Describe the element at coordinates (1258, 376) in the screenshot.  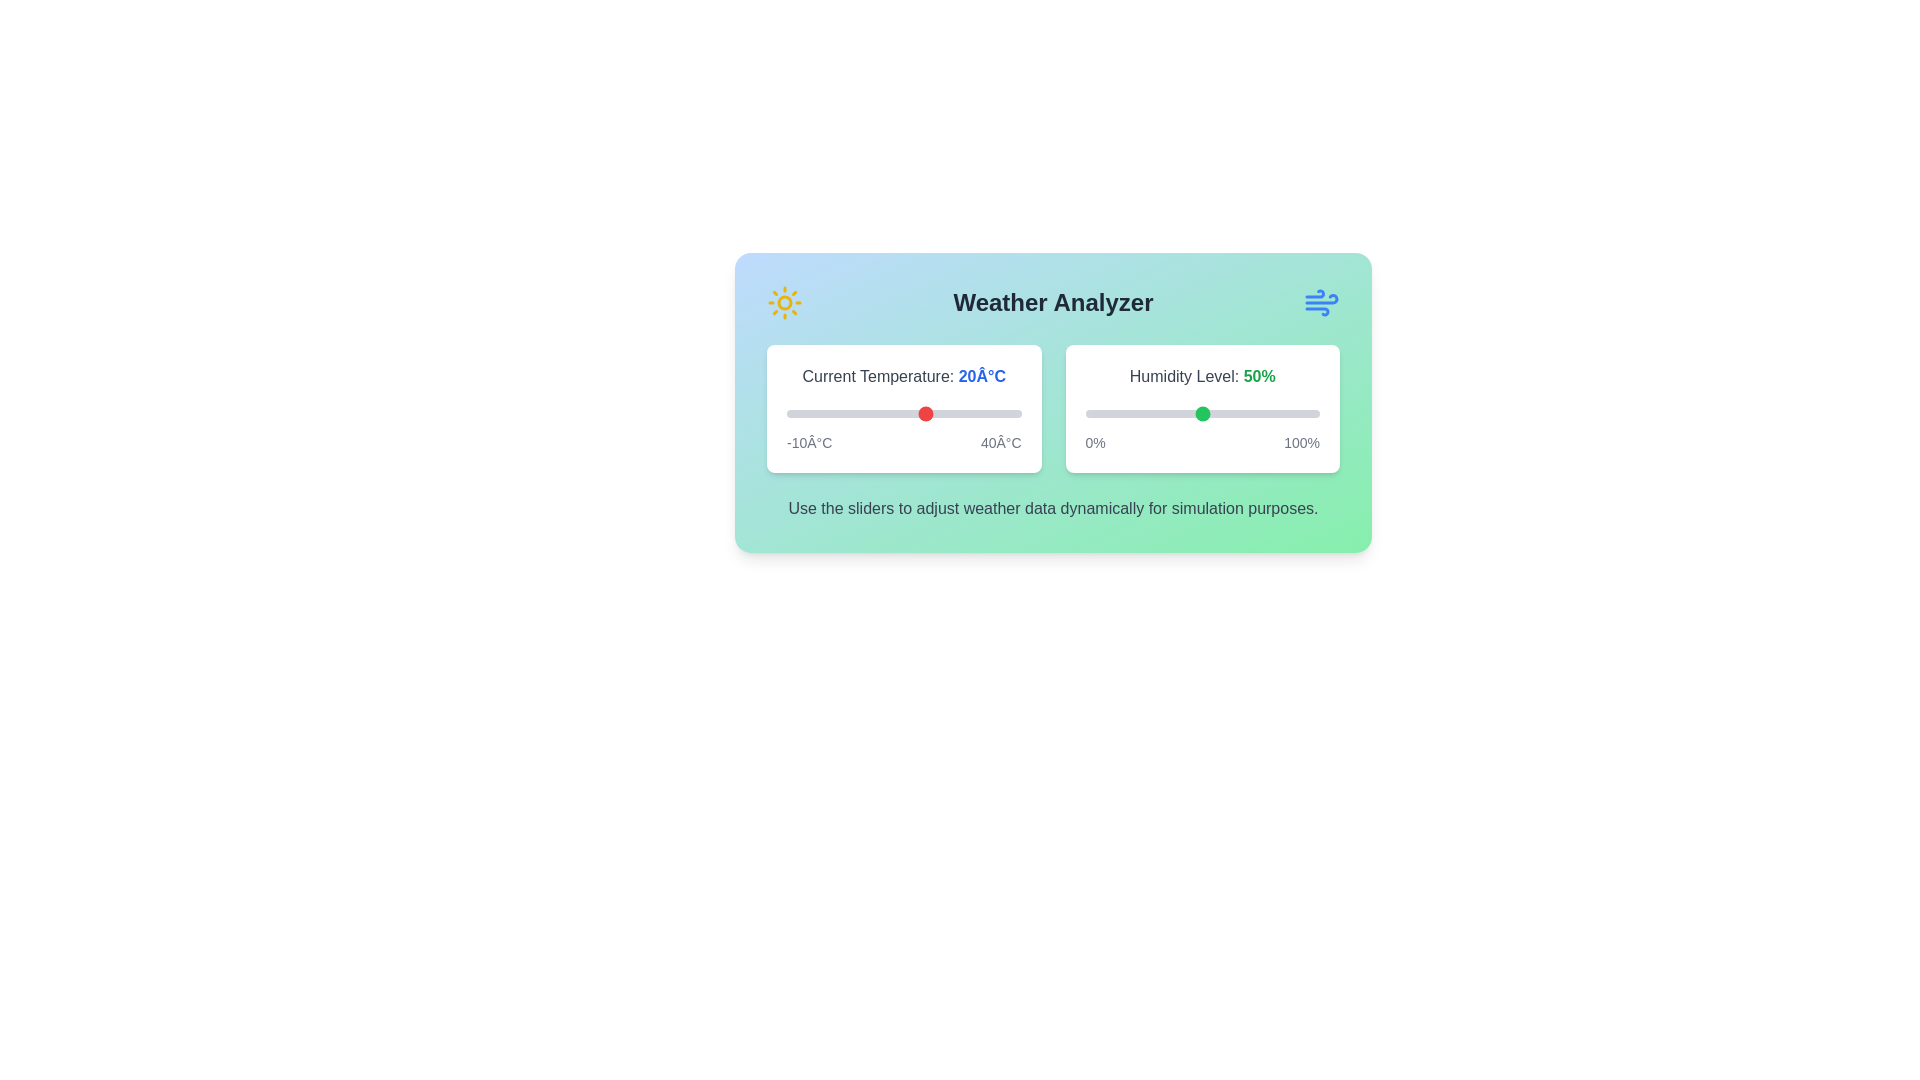
I see `the humidity value text '50%' to interact with it` at that location.